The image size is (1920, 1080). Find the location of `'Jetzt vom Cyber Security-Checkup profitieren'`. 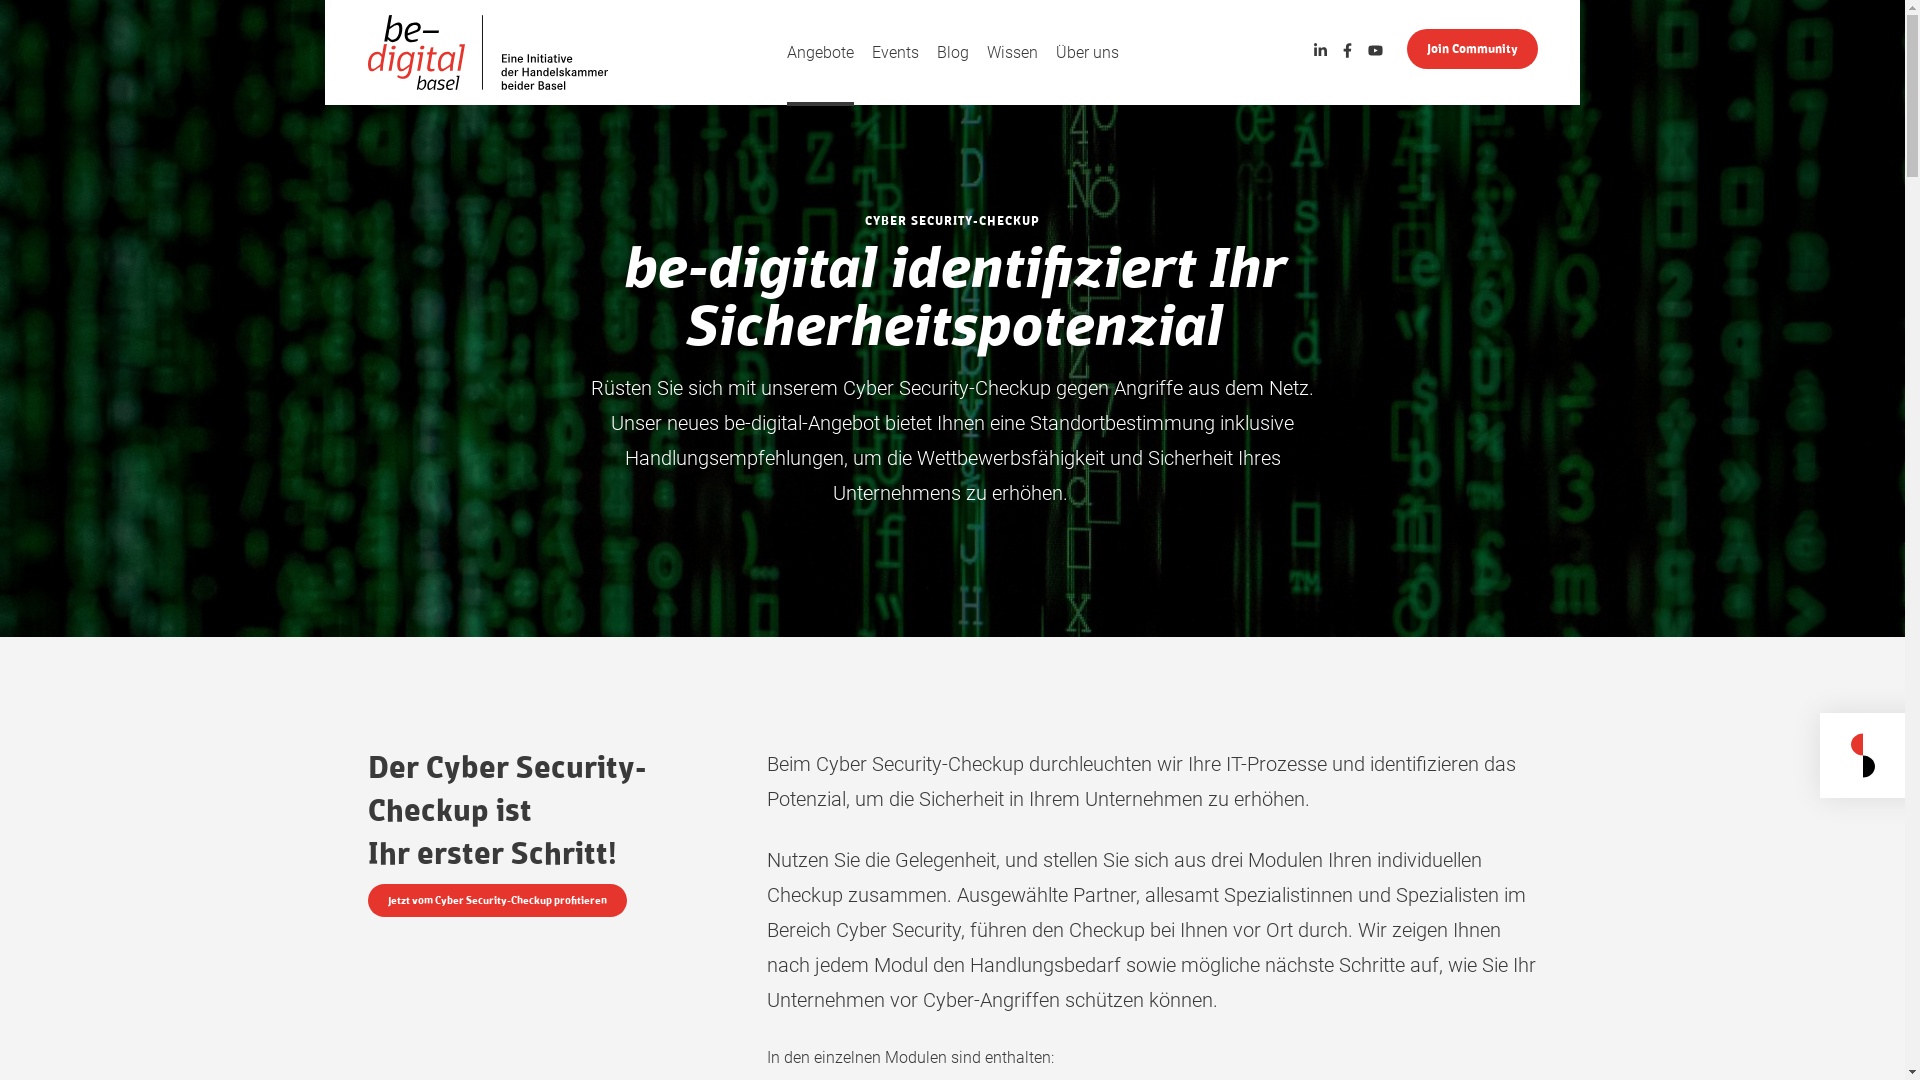

'Jetzt vom Cyber Security-Checkup profitieren' is located at coordinates (497, 900).